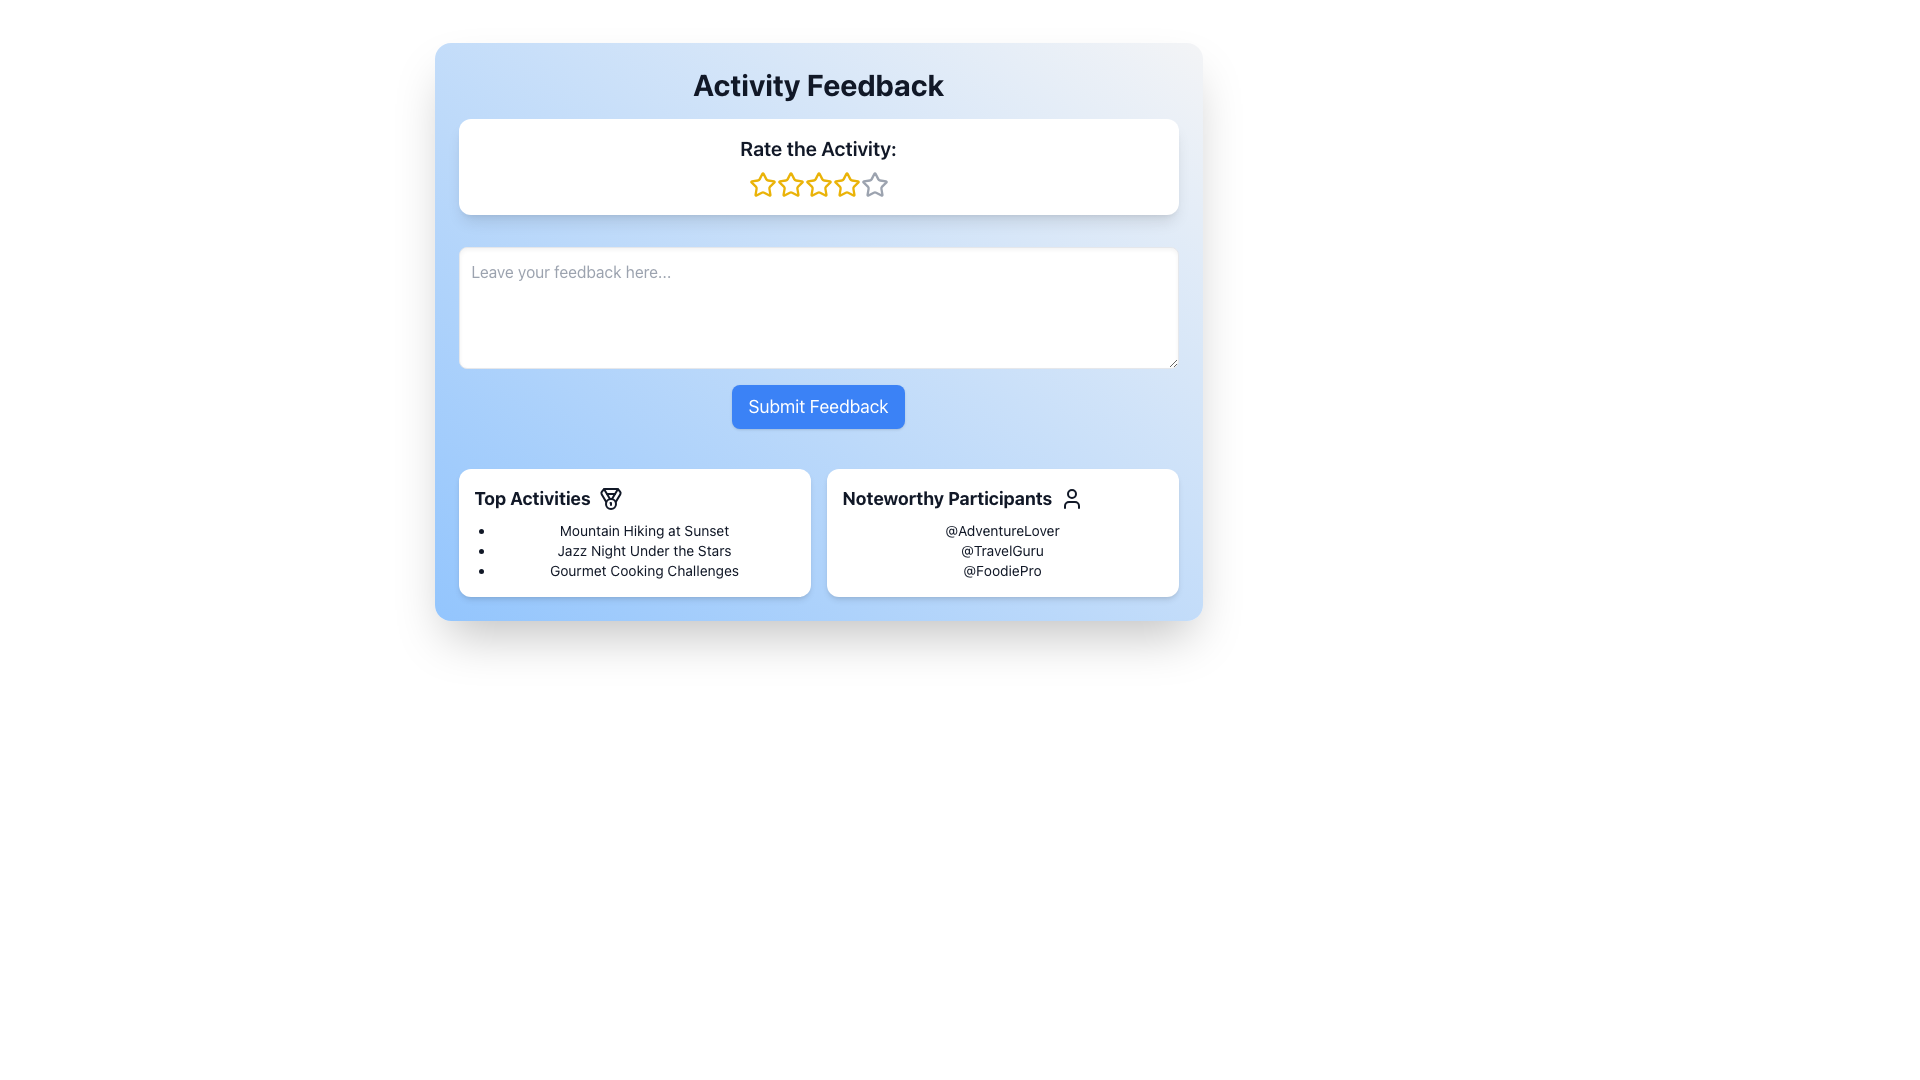 The height and width of the screenshot is (1080, 1920). Describe the element at coordinates (633, 531) in the screenshot. I see `the Informational Card located in the lower-left area of the interface, which showcases highlighted activities and is positioned in the first column of a two-column grid layout` at that location.